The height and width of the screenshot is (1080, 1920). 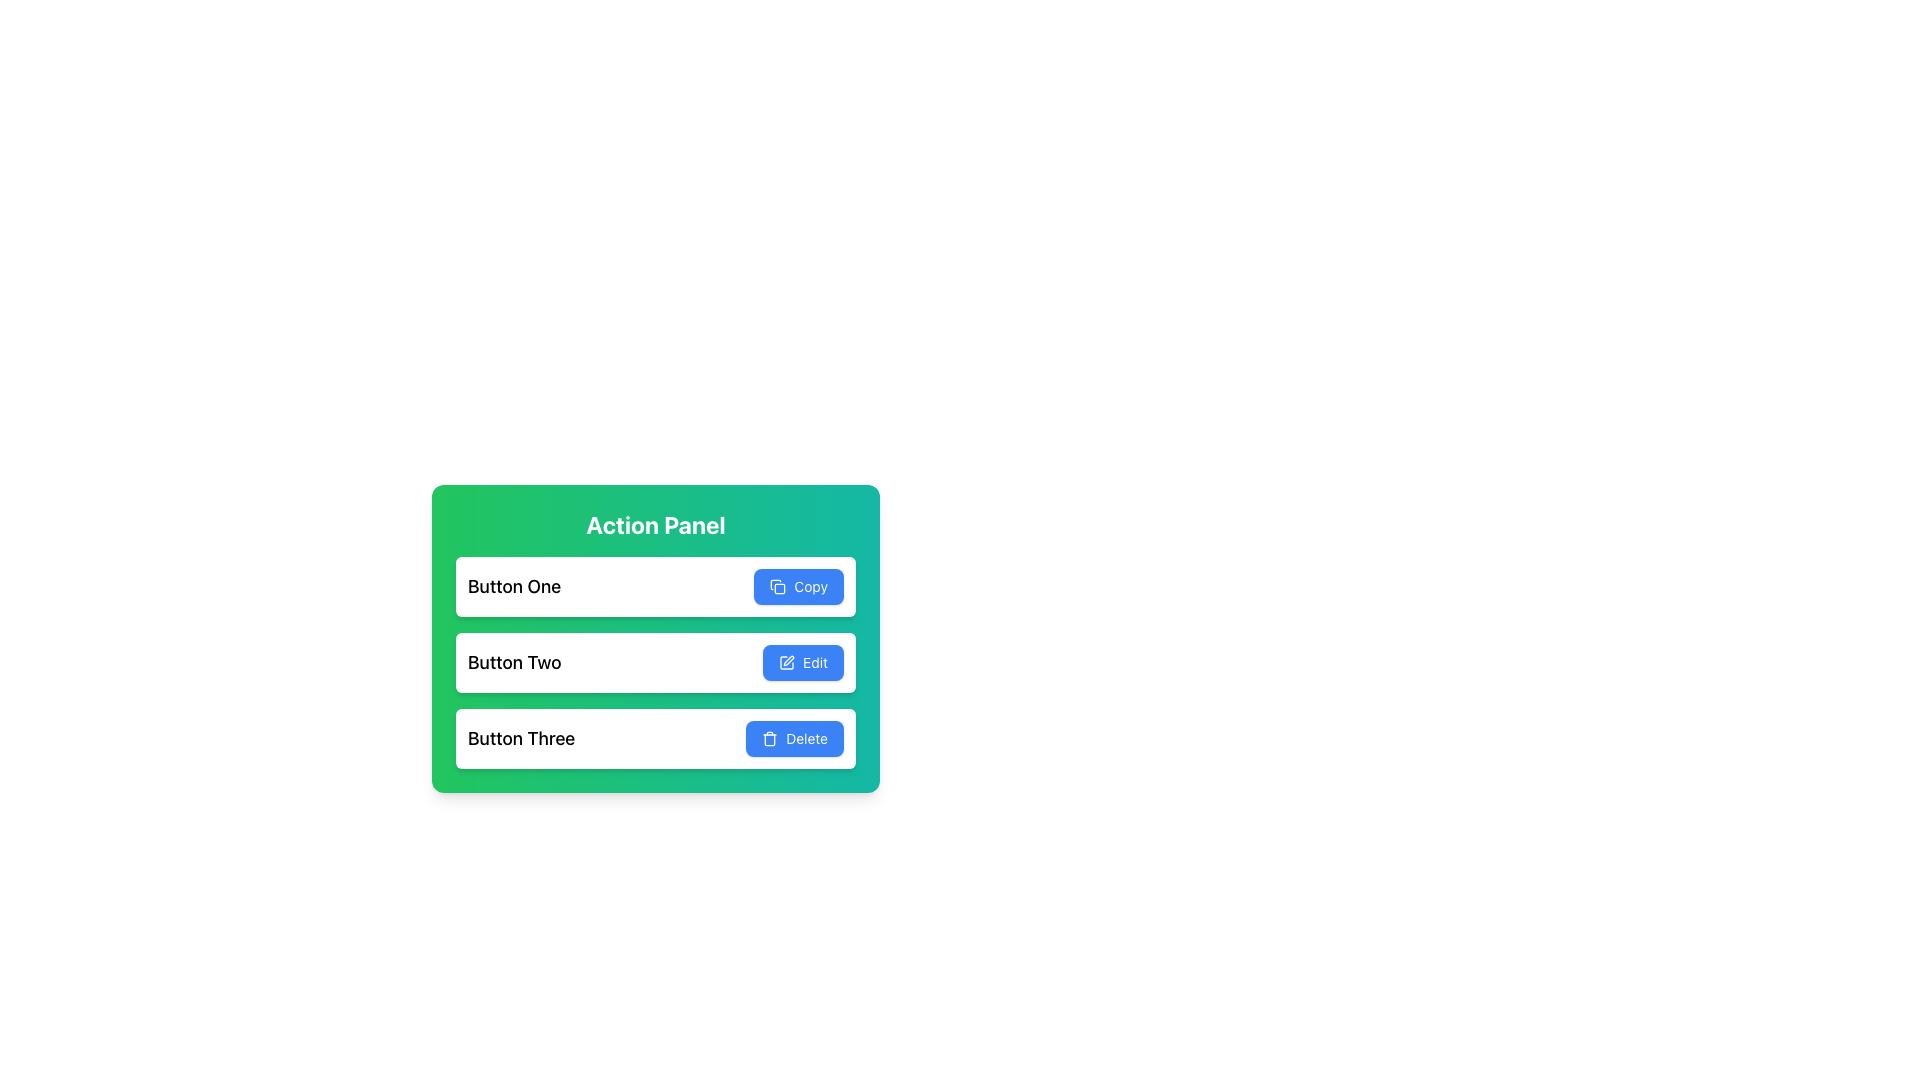 I want to click on the blue button containing the text label for delete action, which is the third button in the vertical stack of action buttons in the green 'Action Panel', located to the right of the trash-can icon, so click(x=807, y=739).